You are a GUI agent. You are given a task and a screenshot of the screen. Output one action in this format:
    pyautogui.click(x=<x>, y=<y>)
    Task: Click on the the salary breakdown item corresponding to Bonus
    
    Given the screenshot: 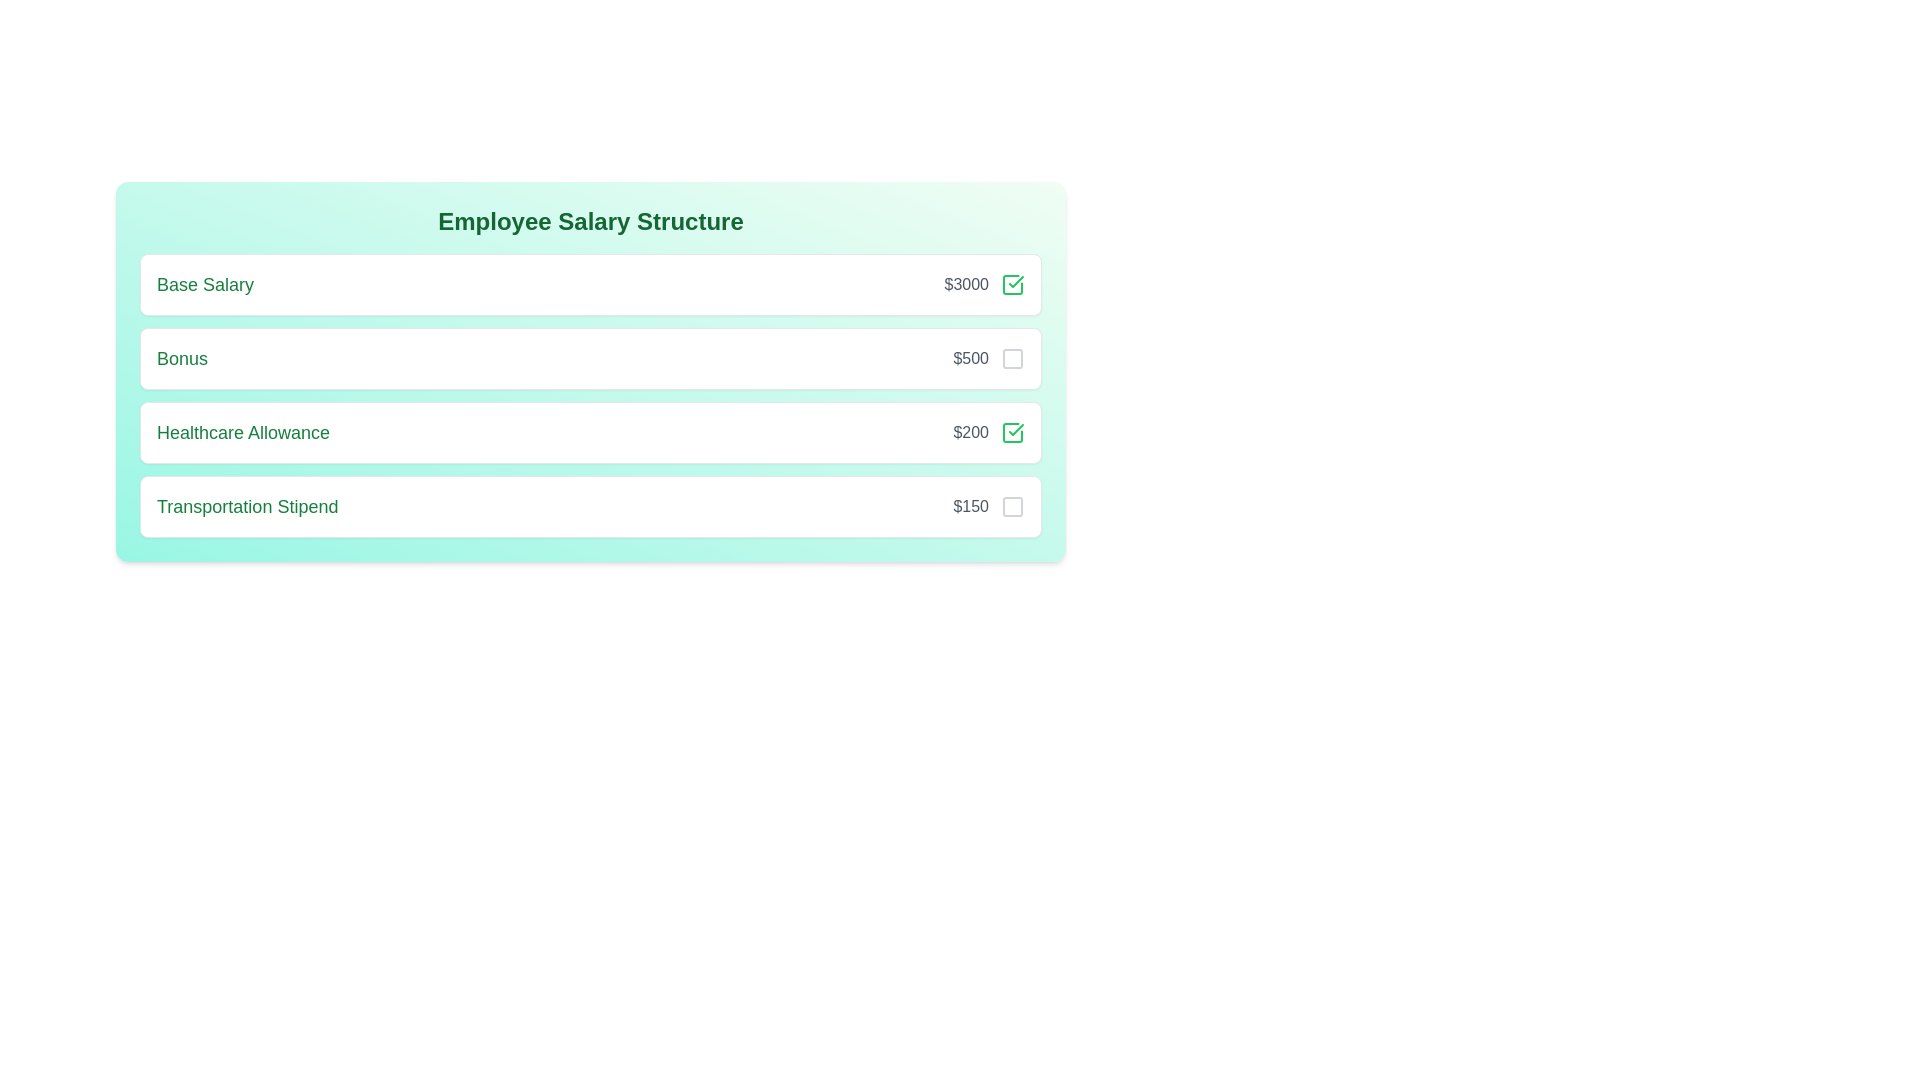 What is the action you would take?
    pyautogui.click(x=1012, y=357)
    